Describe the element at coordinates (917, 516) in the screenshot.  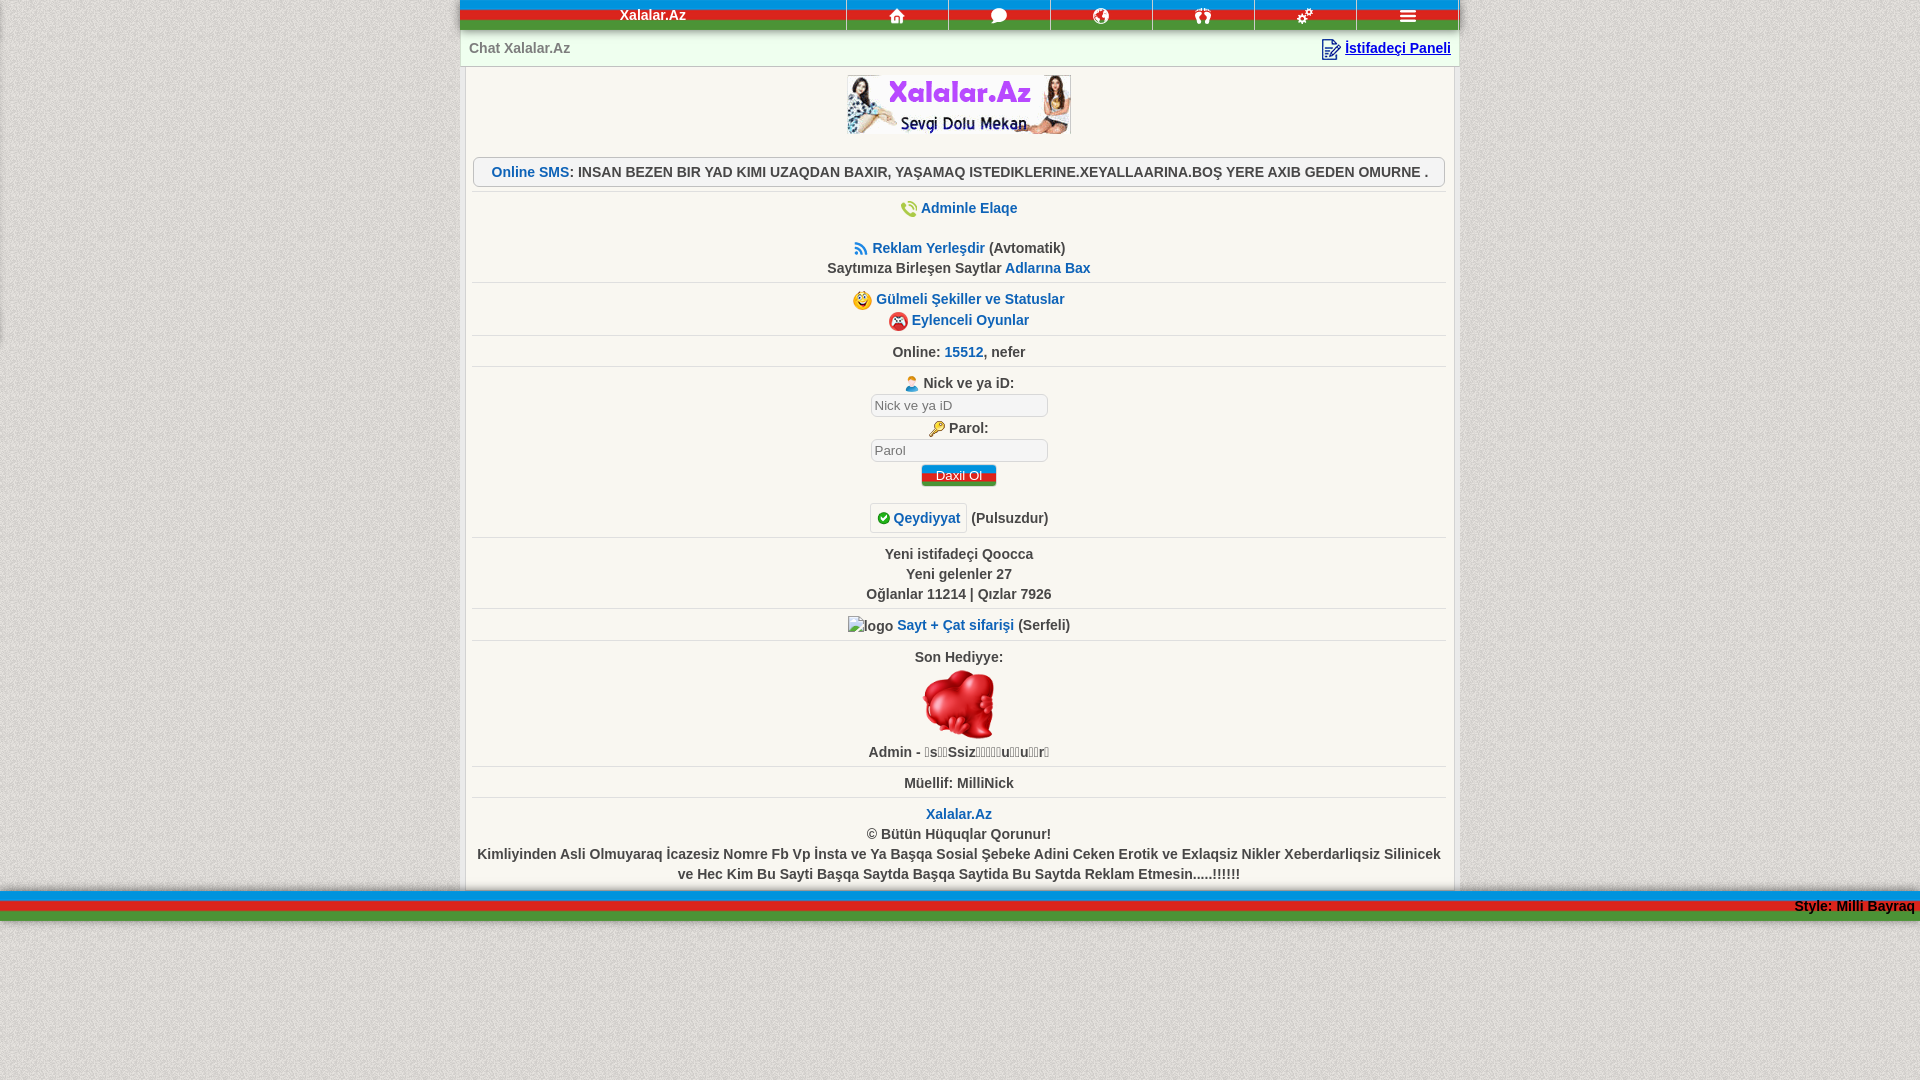
I see `'Qeydiyyat'` at that location.